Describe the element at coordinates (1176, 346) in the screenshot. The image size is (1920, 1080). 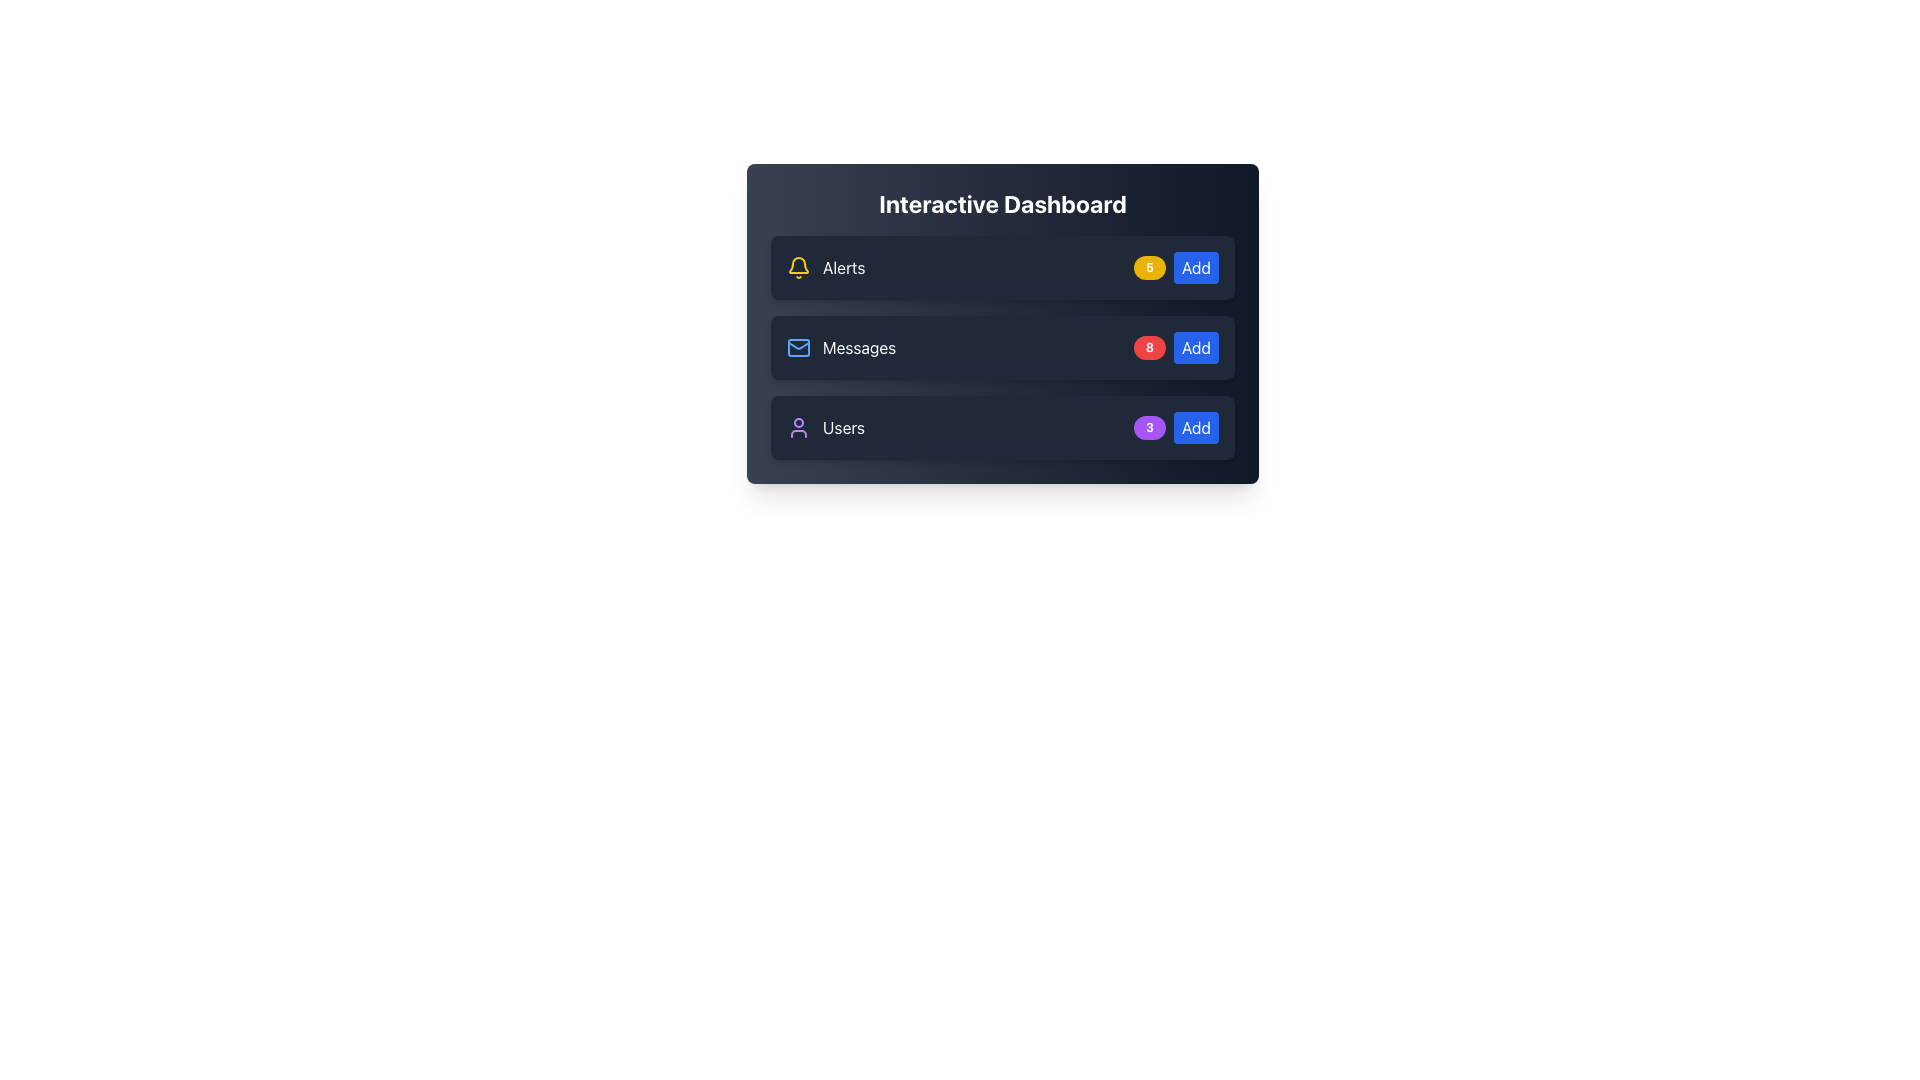
I see `the blue button labeled 'Add' located next to the red badge with the number '8' in the second row of the 'Interactive Dashboard' card` at that location.